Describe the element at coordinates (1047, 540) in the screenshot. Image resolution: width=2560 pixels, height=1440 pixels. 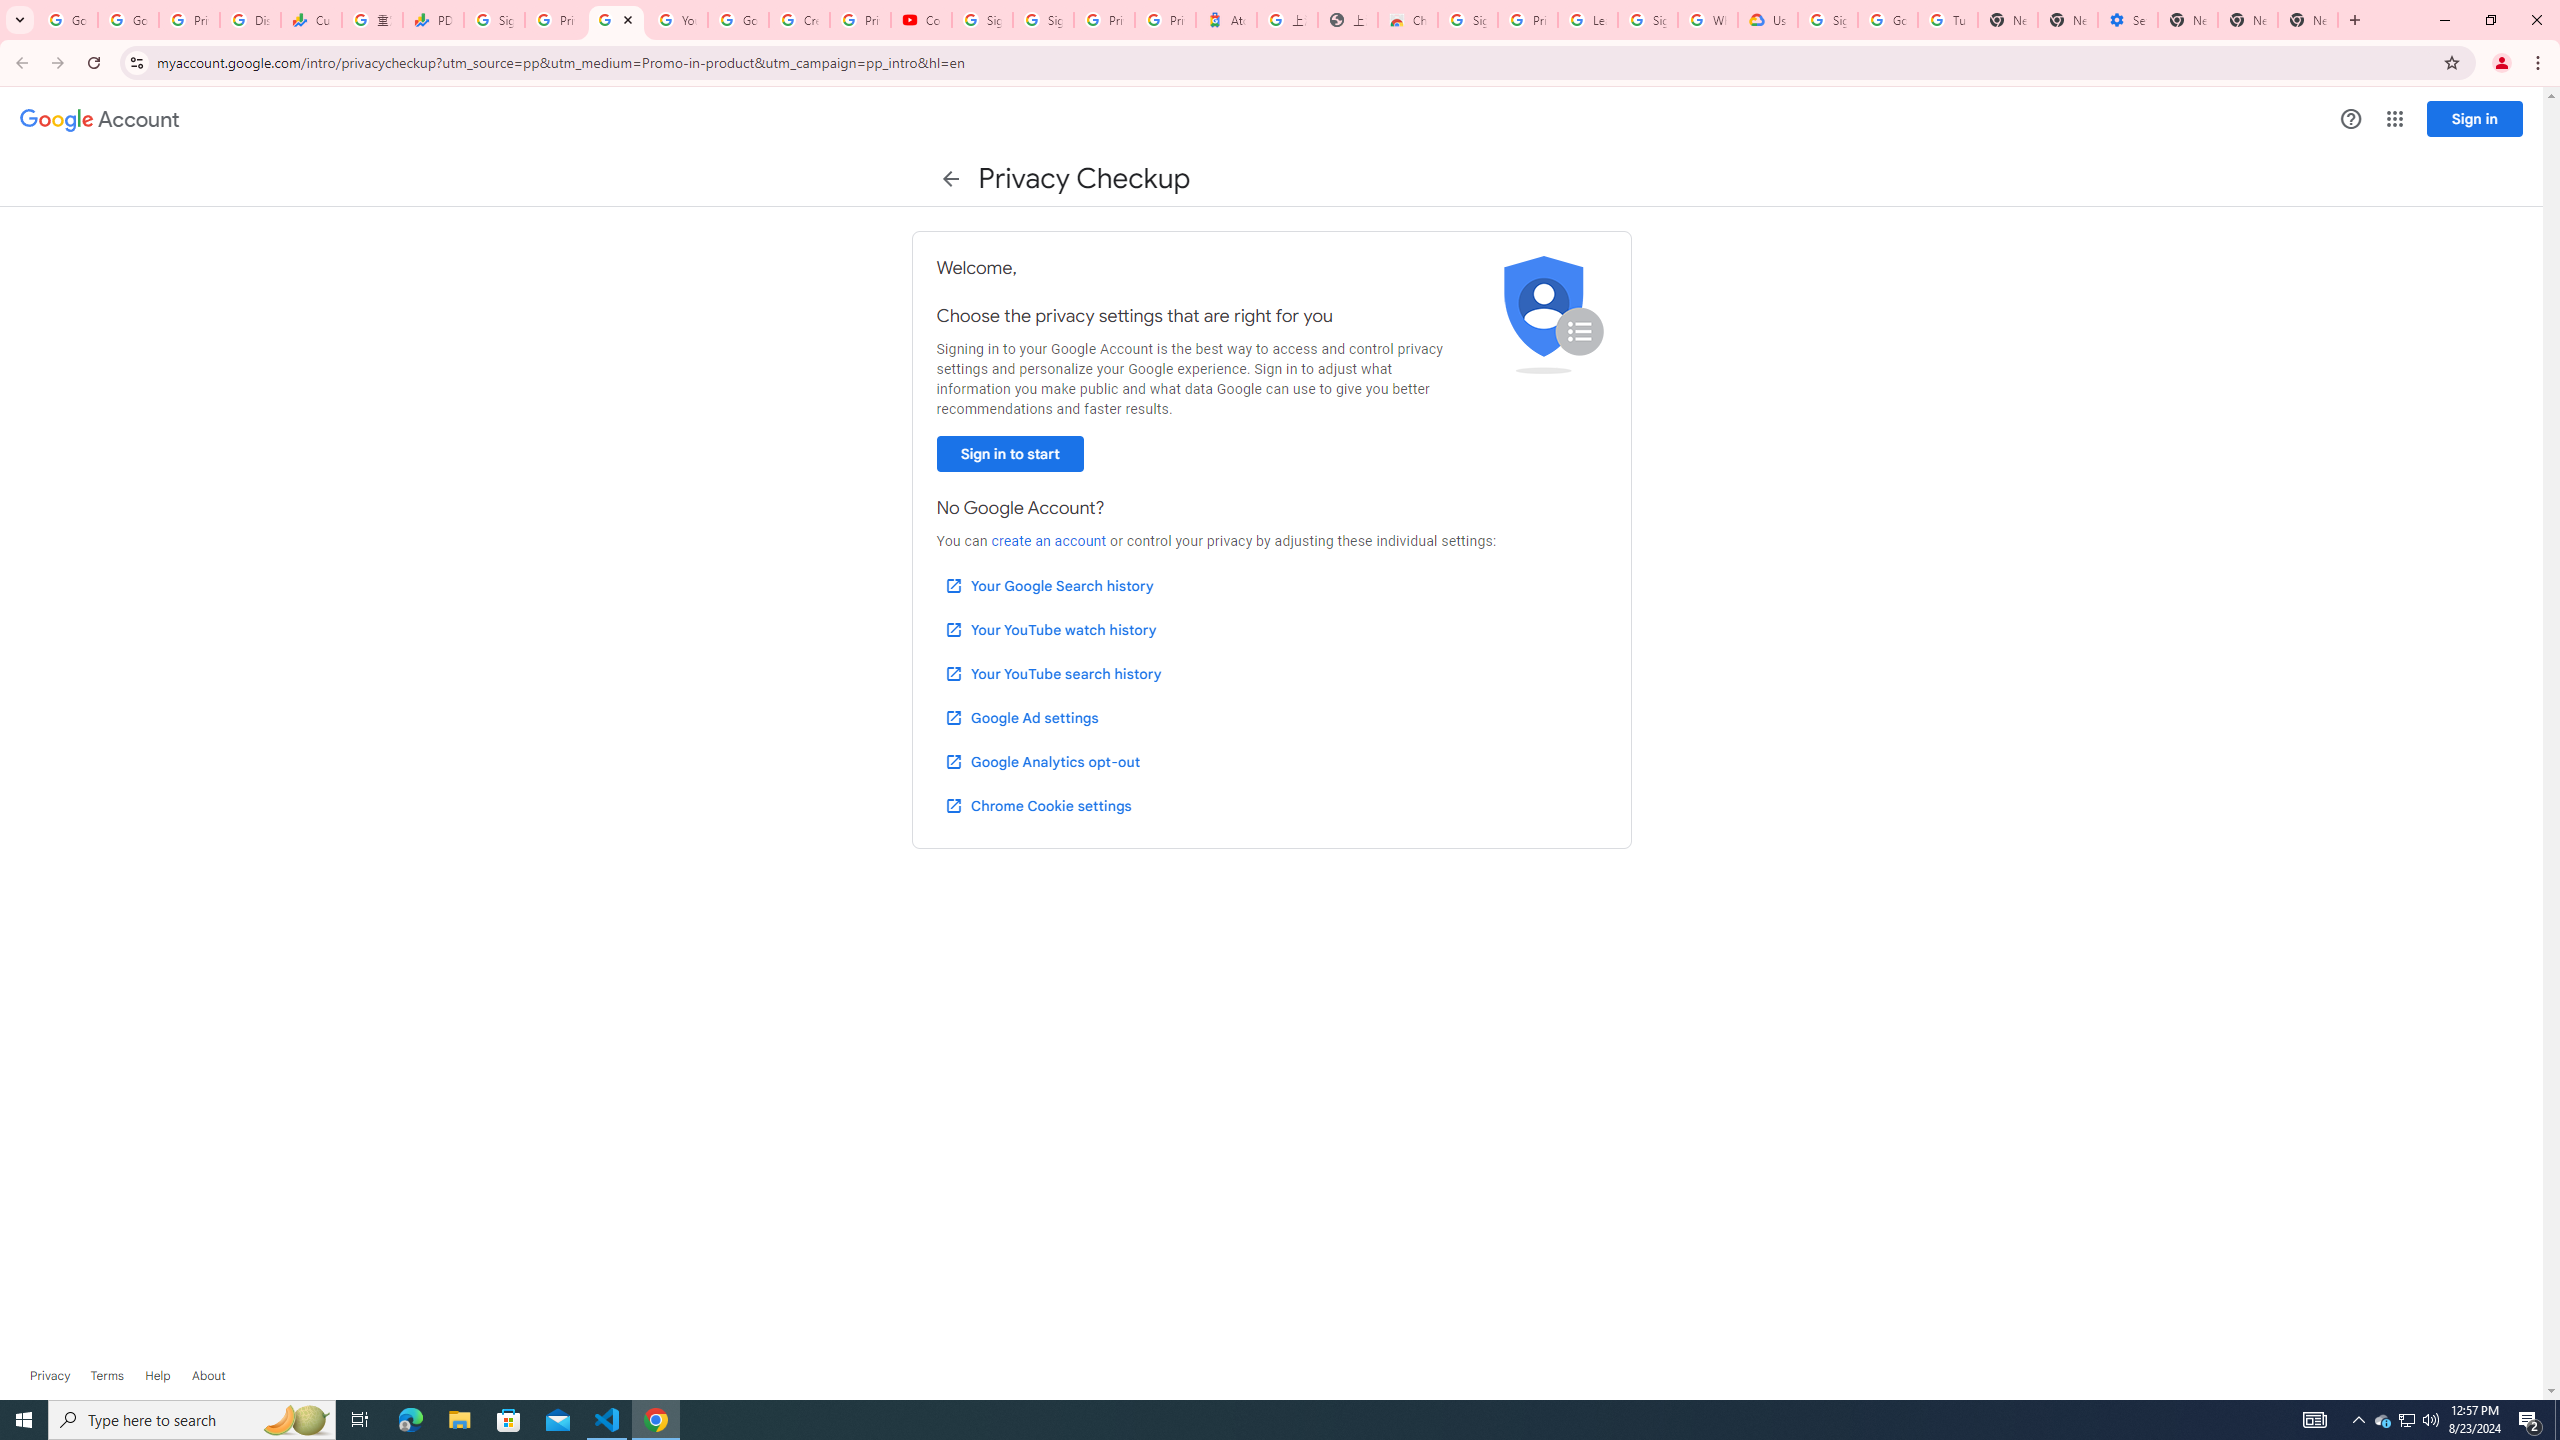
I see `'create an account'` at that location.